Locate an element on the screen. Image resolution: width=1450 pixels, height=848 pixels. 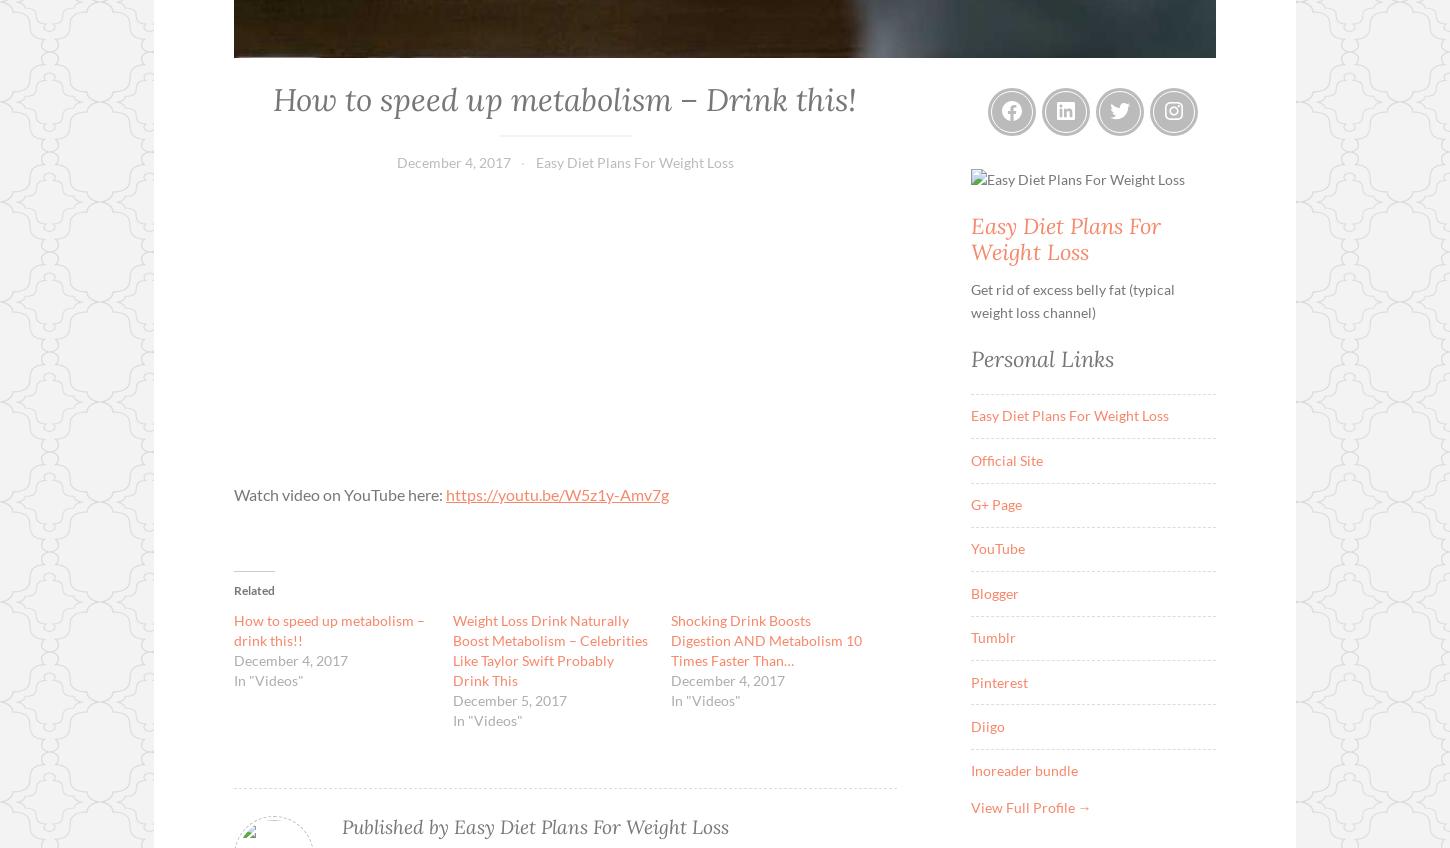
'Get rid of excess belly fat (typical weight loss channel)' is located at coordinates (1071, 300).